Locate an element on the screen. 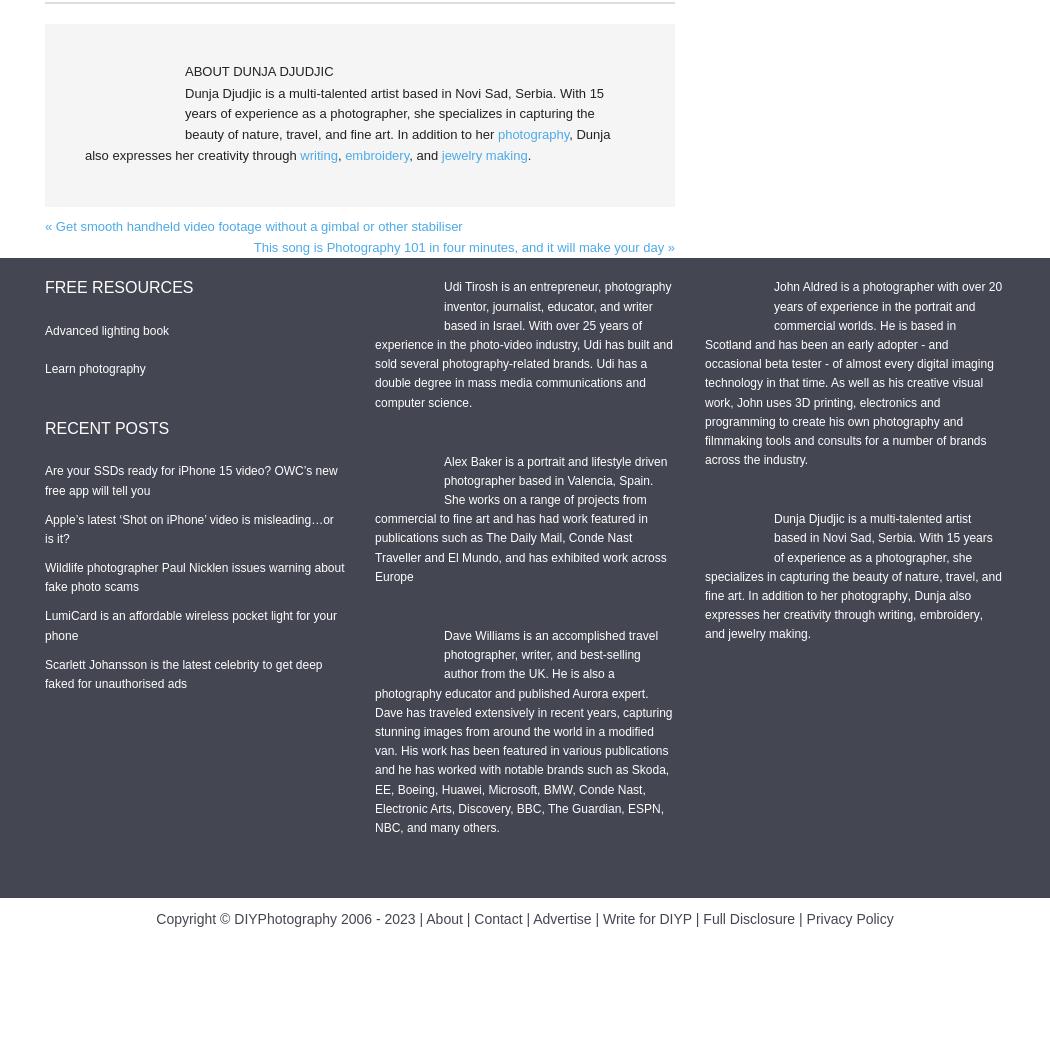 This screenshot has width=1050, height=1040. 'Learn photography' is located at coordinates (95, 366).